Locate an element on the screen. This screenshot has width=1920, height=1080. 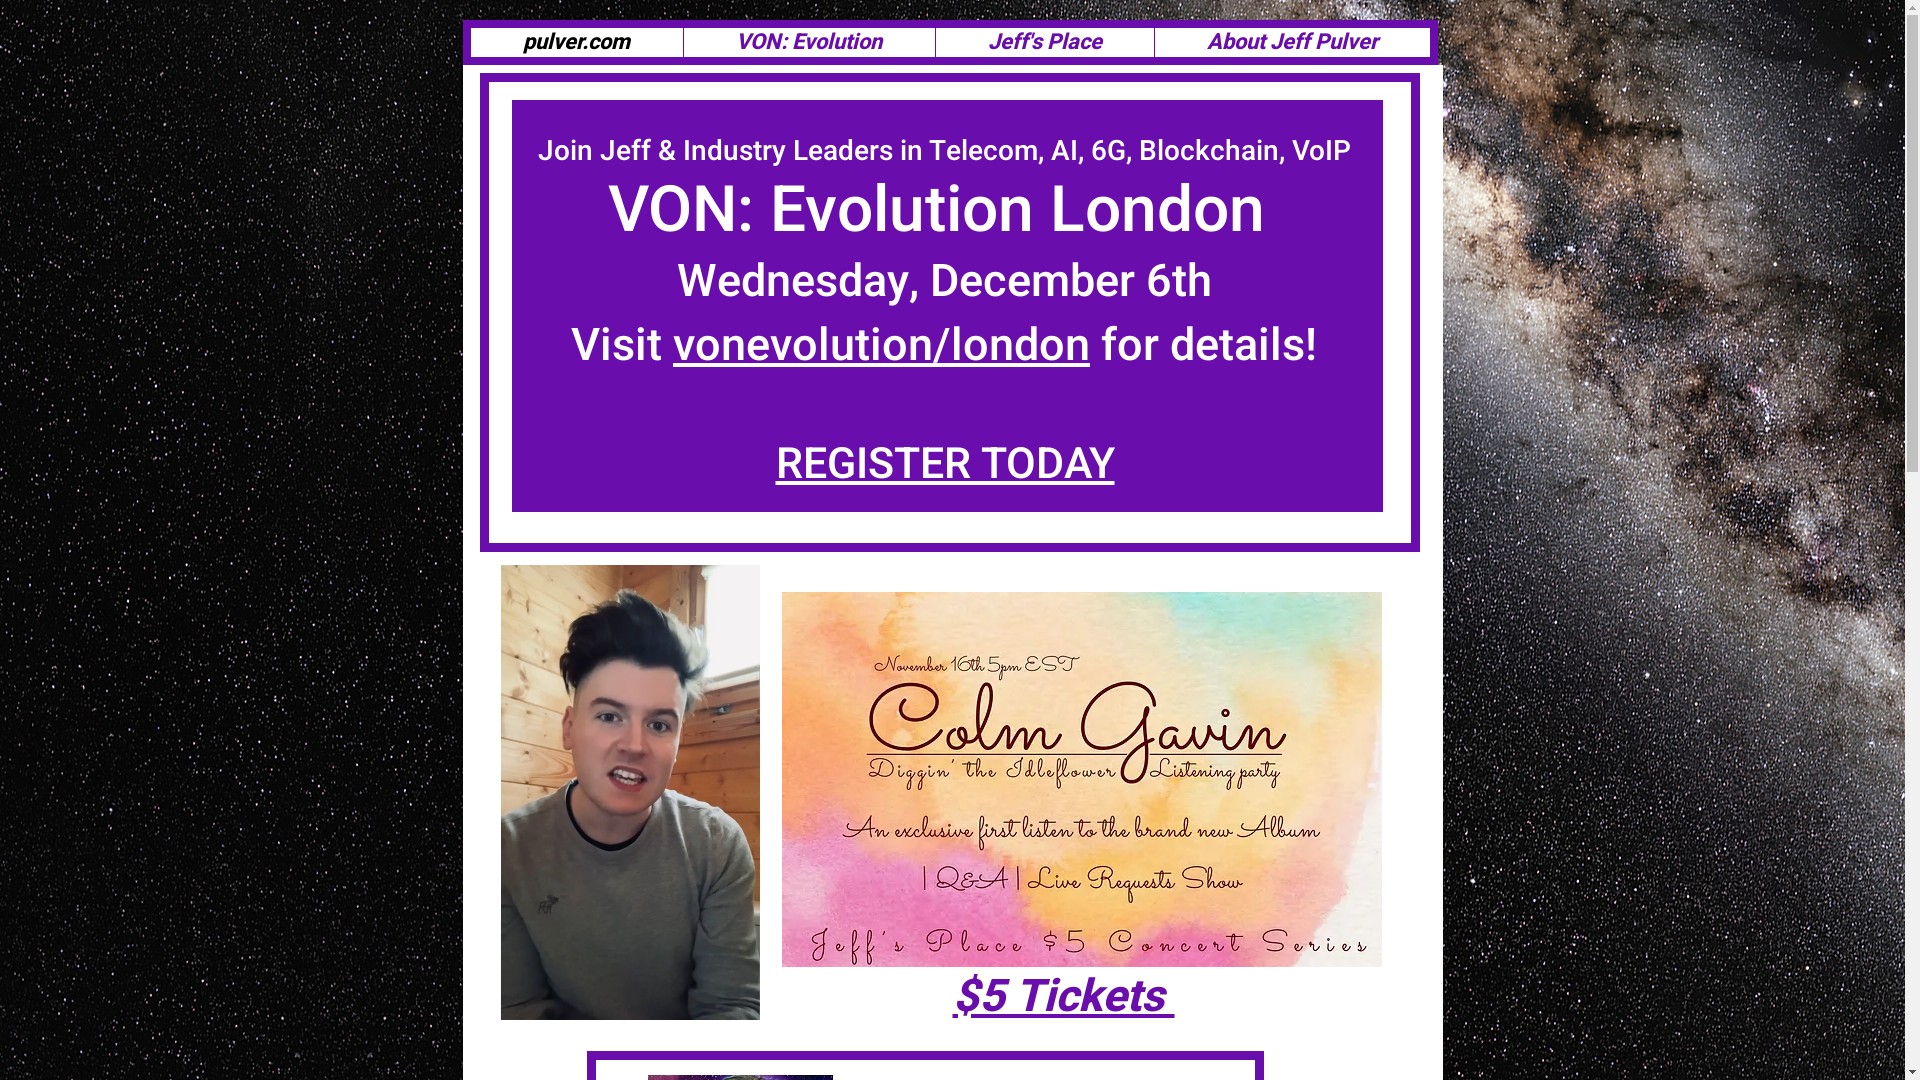
'vonevolution/london' is located at coordinates (880, 345).